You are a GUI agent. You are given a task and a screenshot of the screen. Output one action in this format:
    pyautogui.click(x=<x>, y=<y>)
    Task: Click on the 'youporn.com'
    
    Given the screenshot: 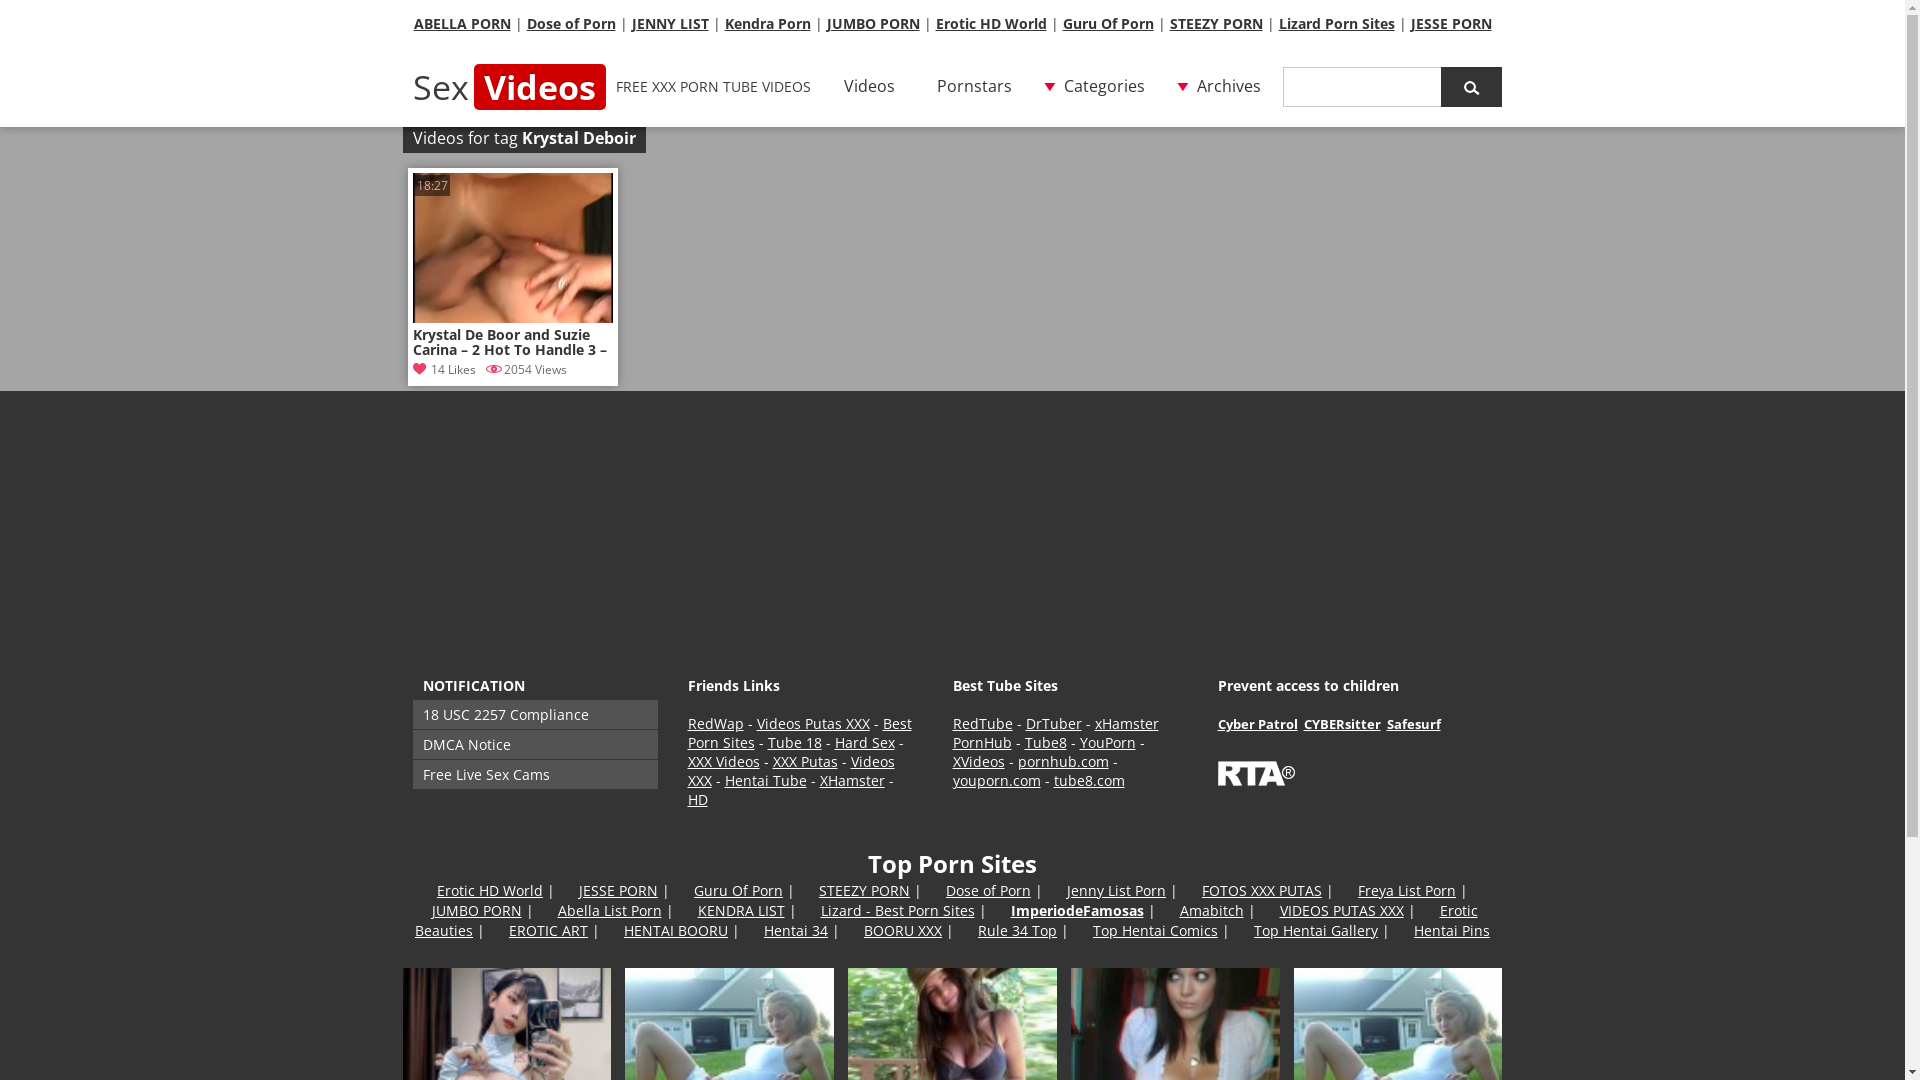 What is the action you would take?
    pyautogui.click(x=950, y=779)
    